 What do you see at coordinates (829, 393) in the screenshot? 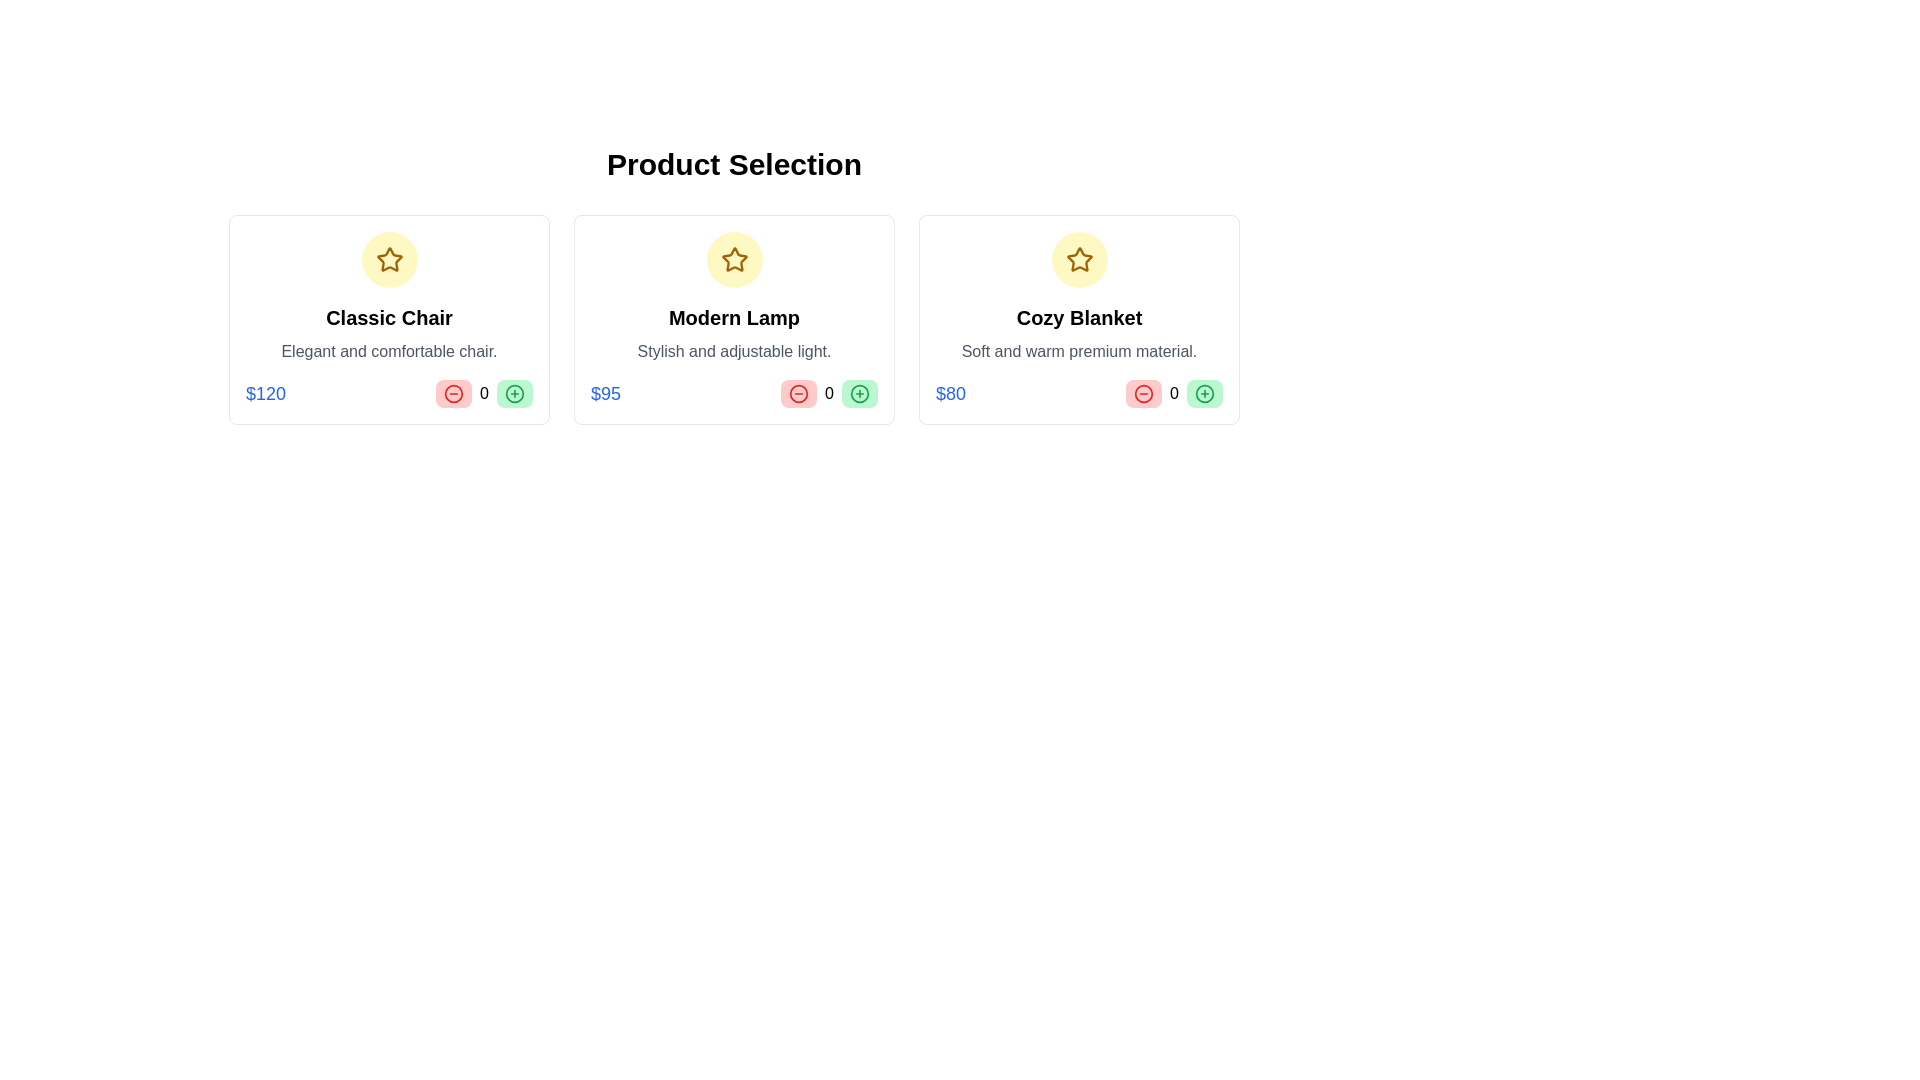
I see `the textual display that shows the current numerical value associated with the product 'Modern Lamp', located between the increment and decrement buttons` at bounding box center [829, 393].